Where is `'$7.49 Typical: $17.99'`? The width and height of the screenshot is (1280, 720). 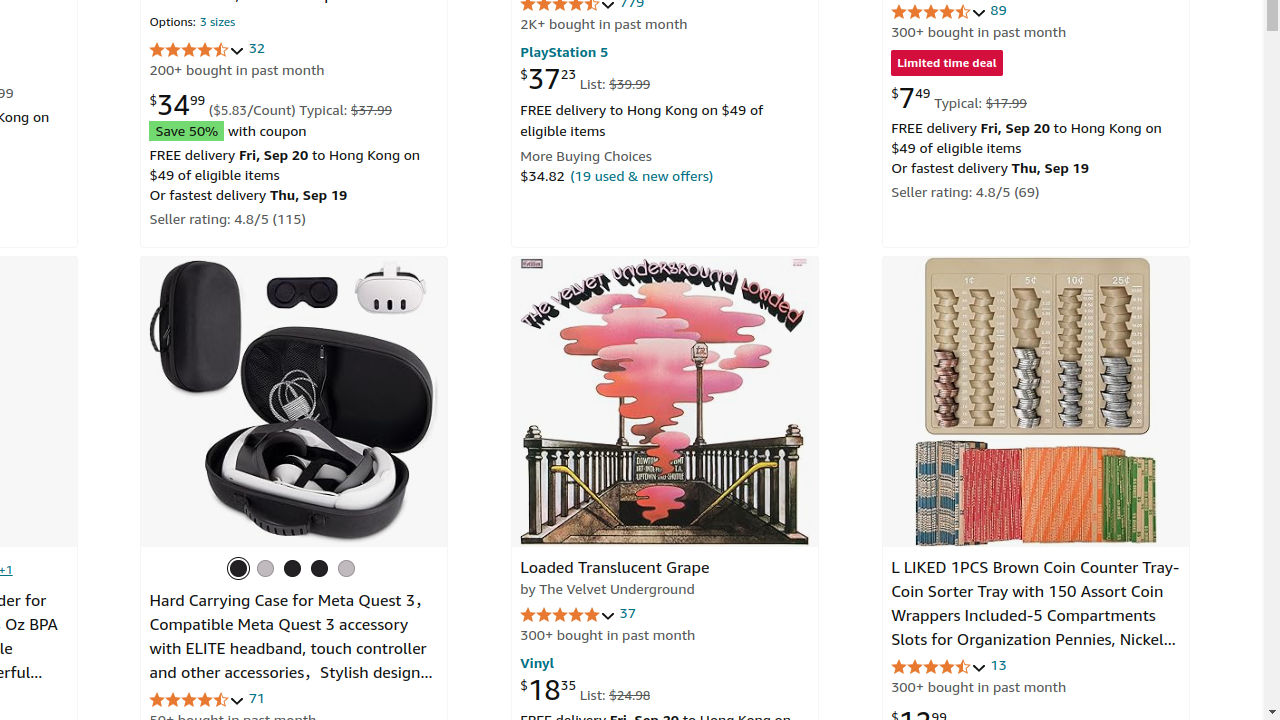 '$7.49 Typical: $17.99' is located at coordinates (957, 96).